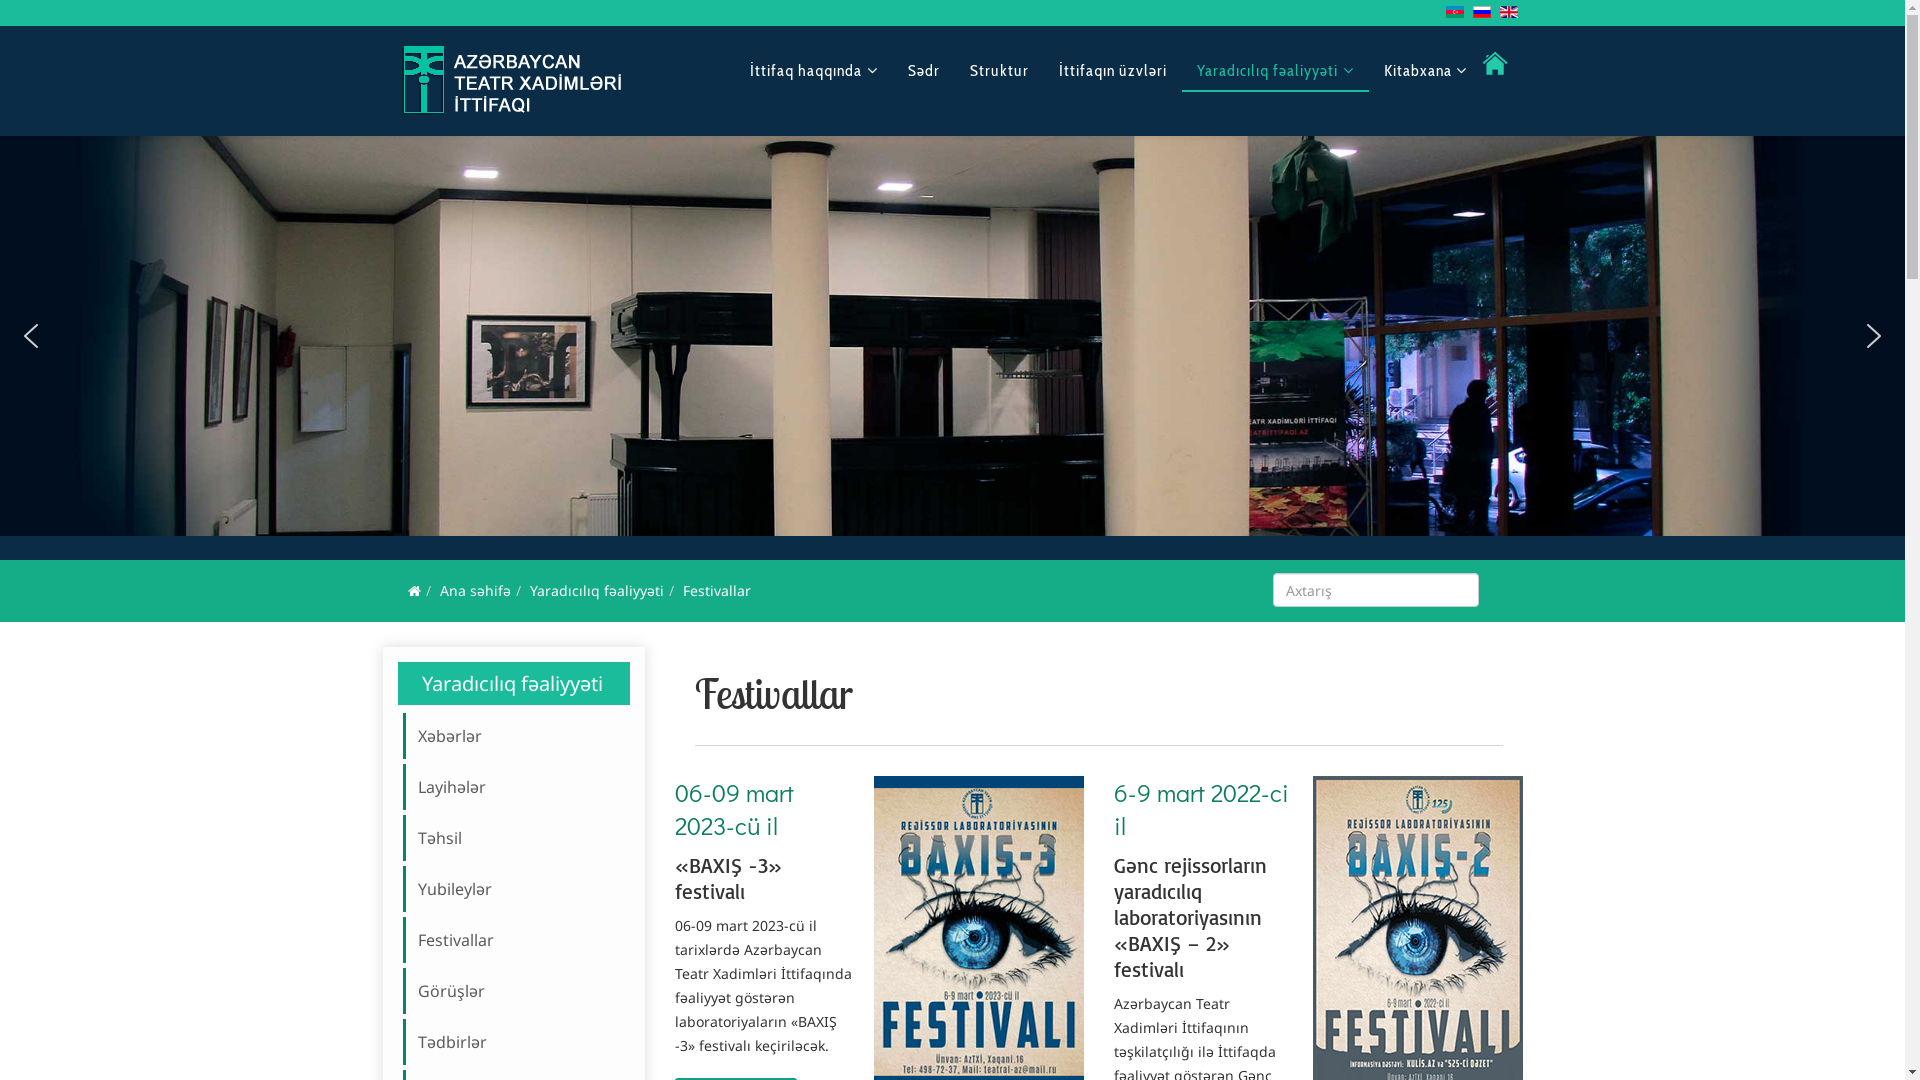 This screenshot has width=1920, height=1080. What do you see at coordinates (1472, 11) in the screenshot?
I see `'Russian (Russia)'` at bounding box center [1472, 11].